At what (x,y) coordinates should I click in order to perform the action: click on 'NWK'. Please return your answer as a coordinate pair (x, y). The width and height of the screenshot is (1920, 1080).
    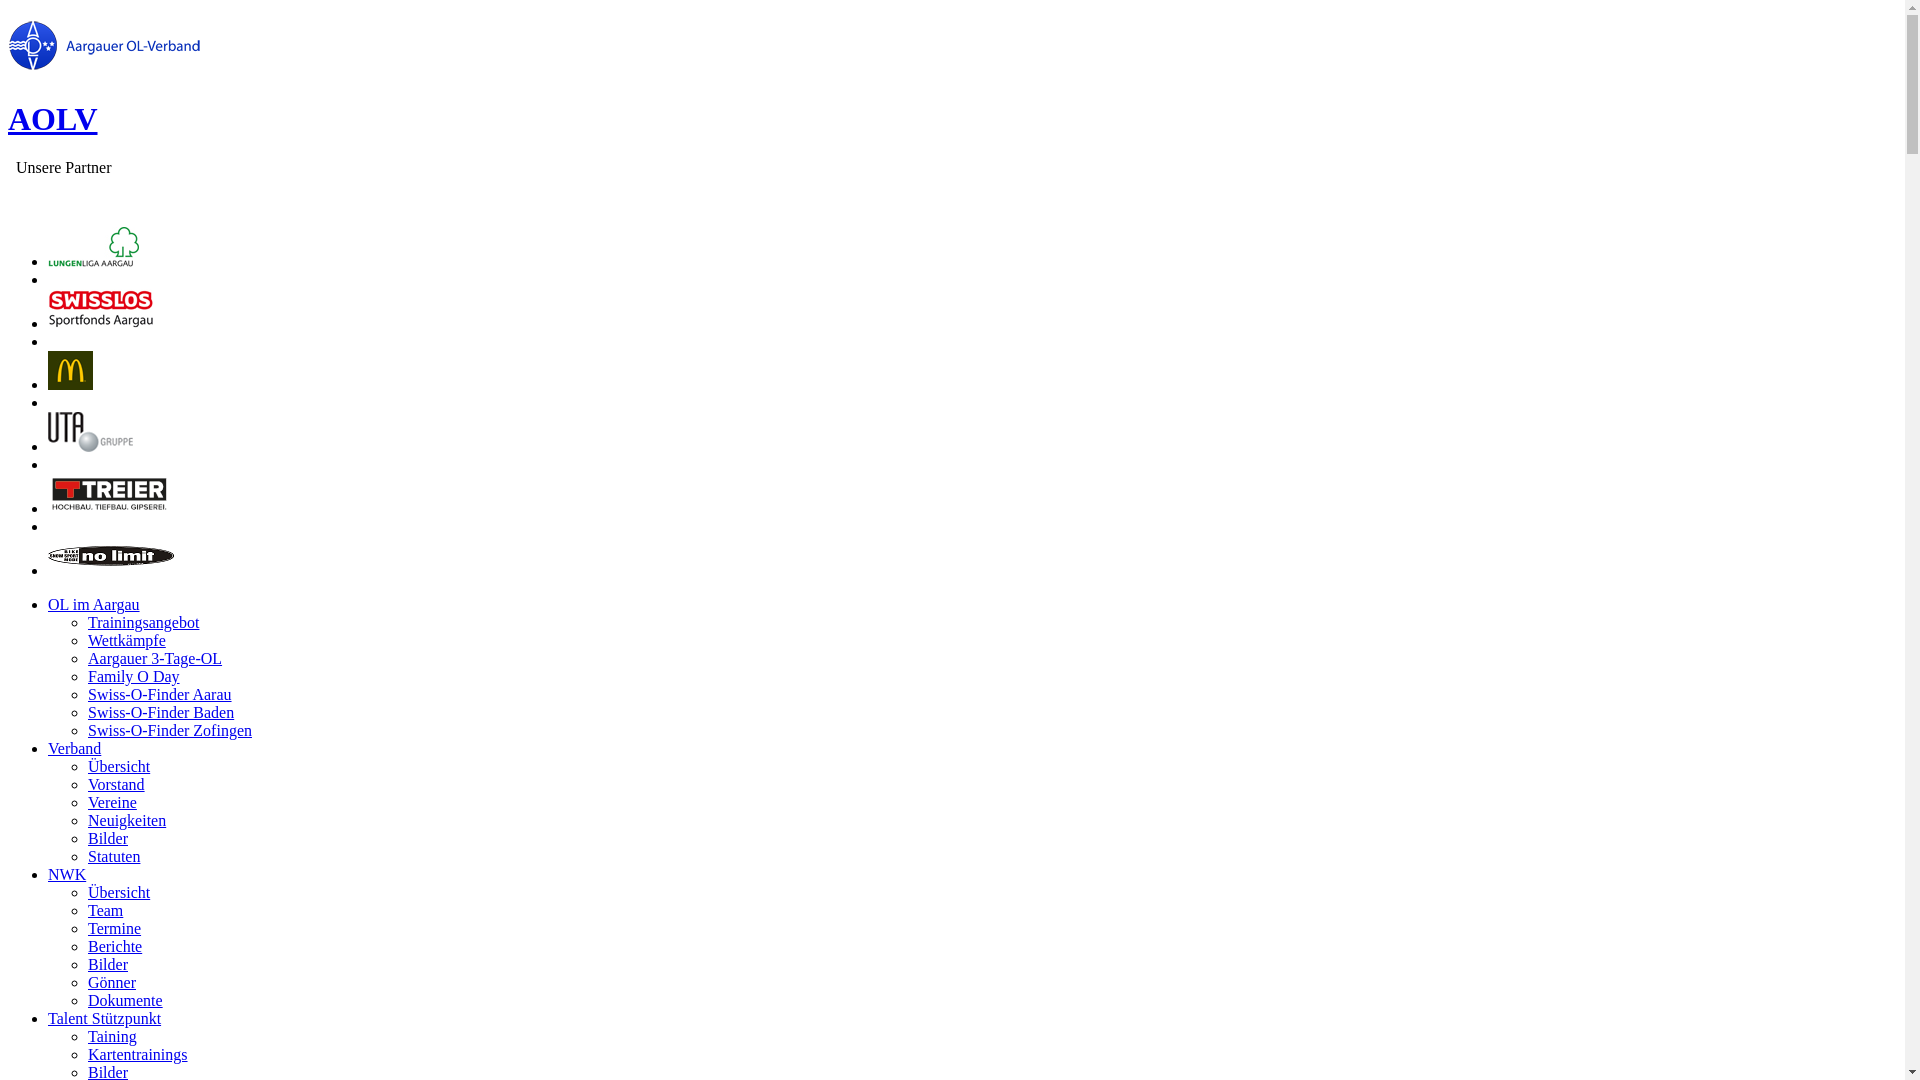
    Looking at the image, I should click on (67, 873).